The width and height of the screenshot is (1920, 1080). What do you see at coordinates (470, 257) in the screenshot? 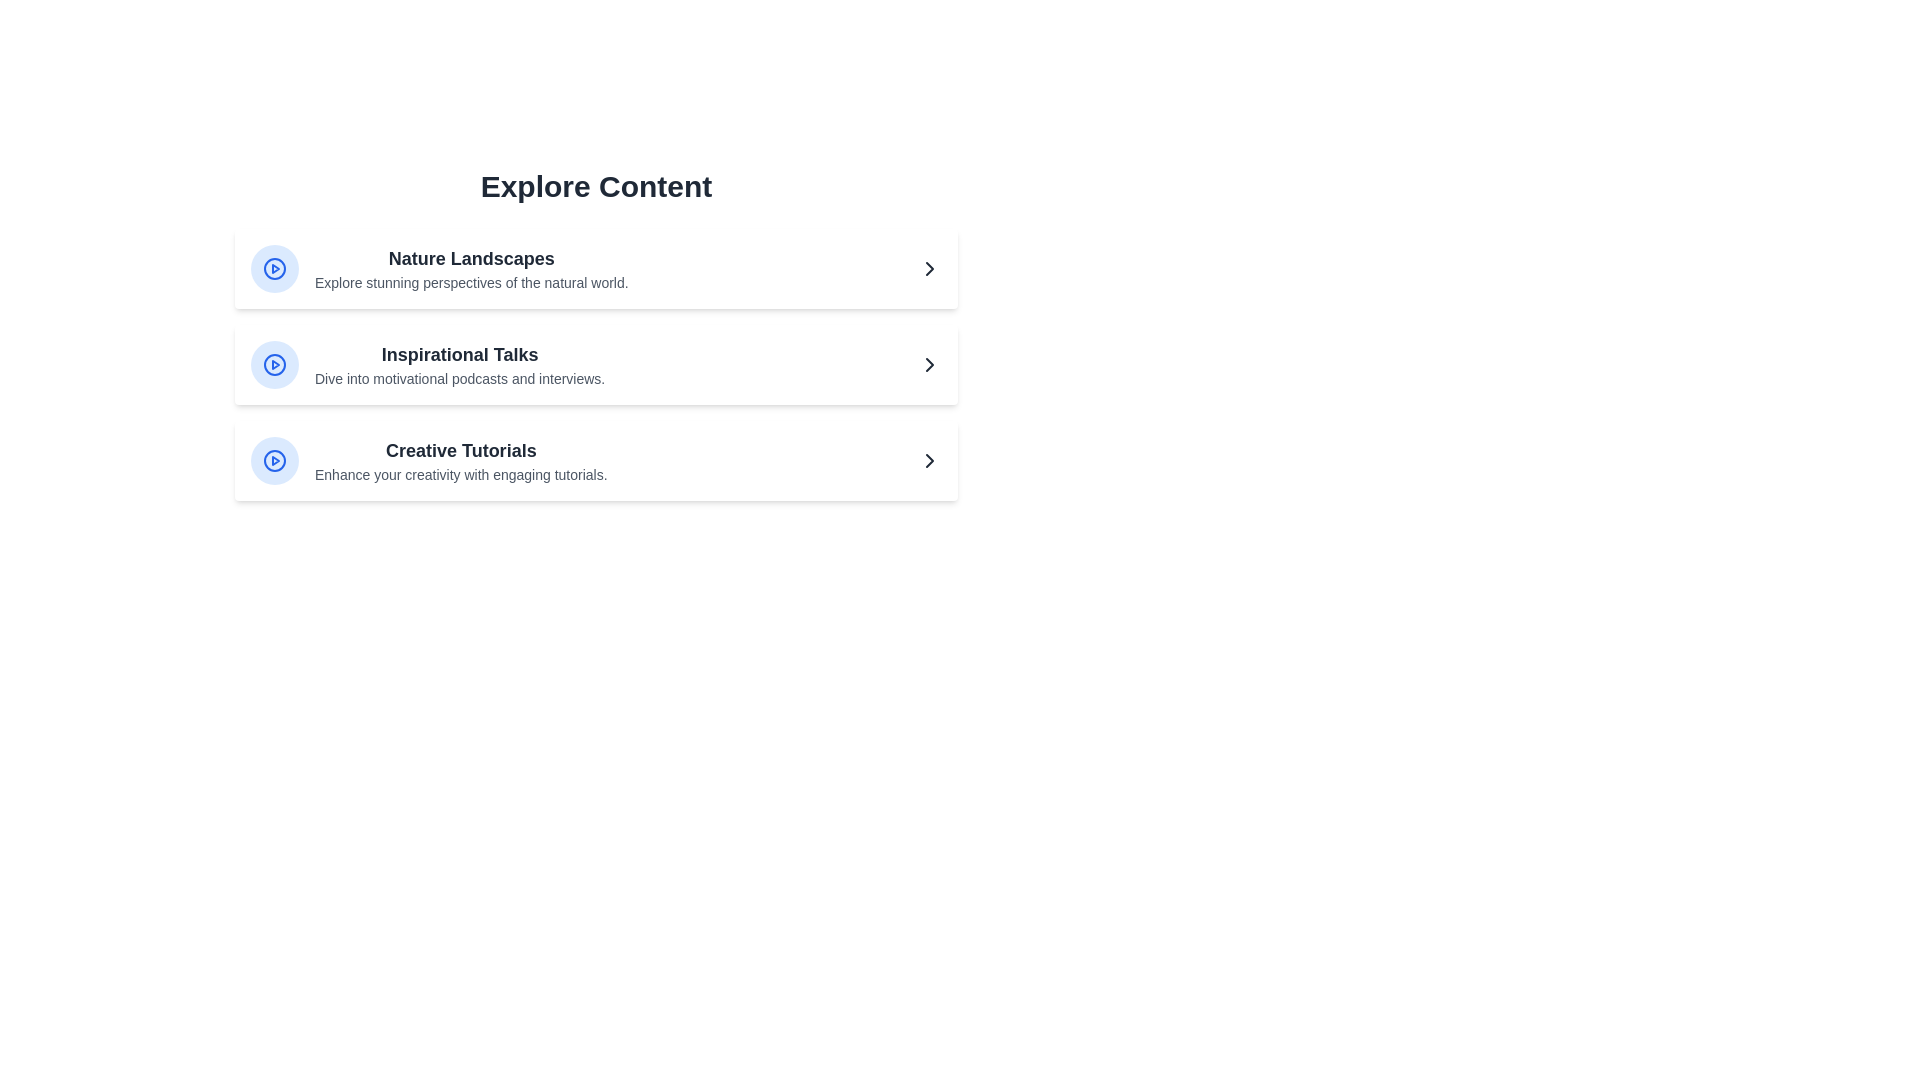
I see `the text of Nature Landscapes in the MediaList component` at bounding box center [470, 257].